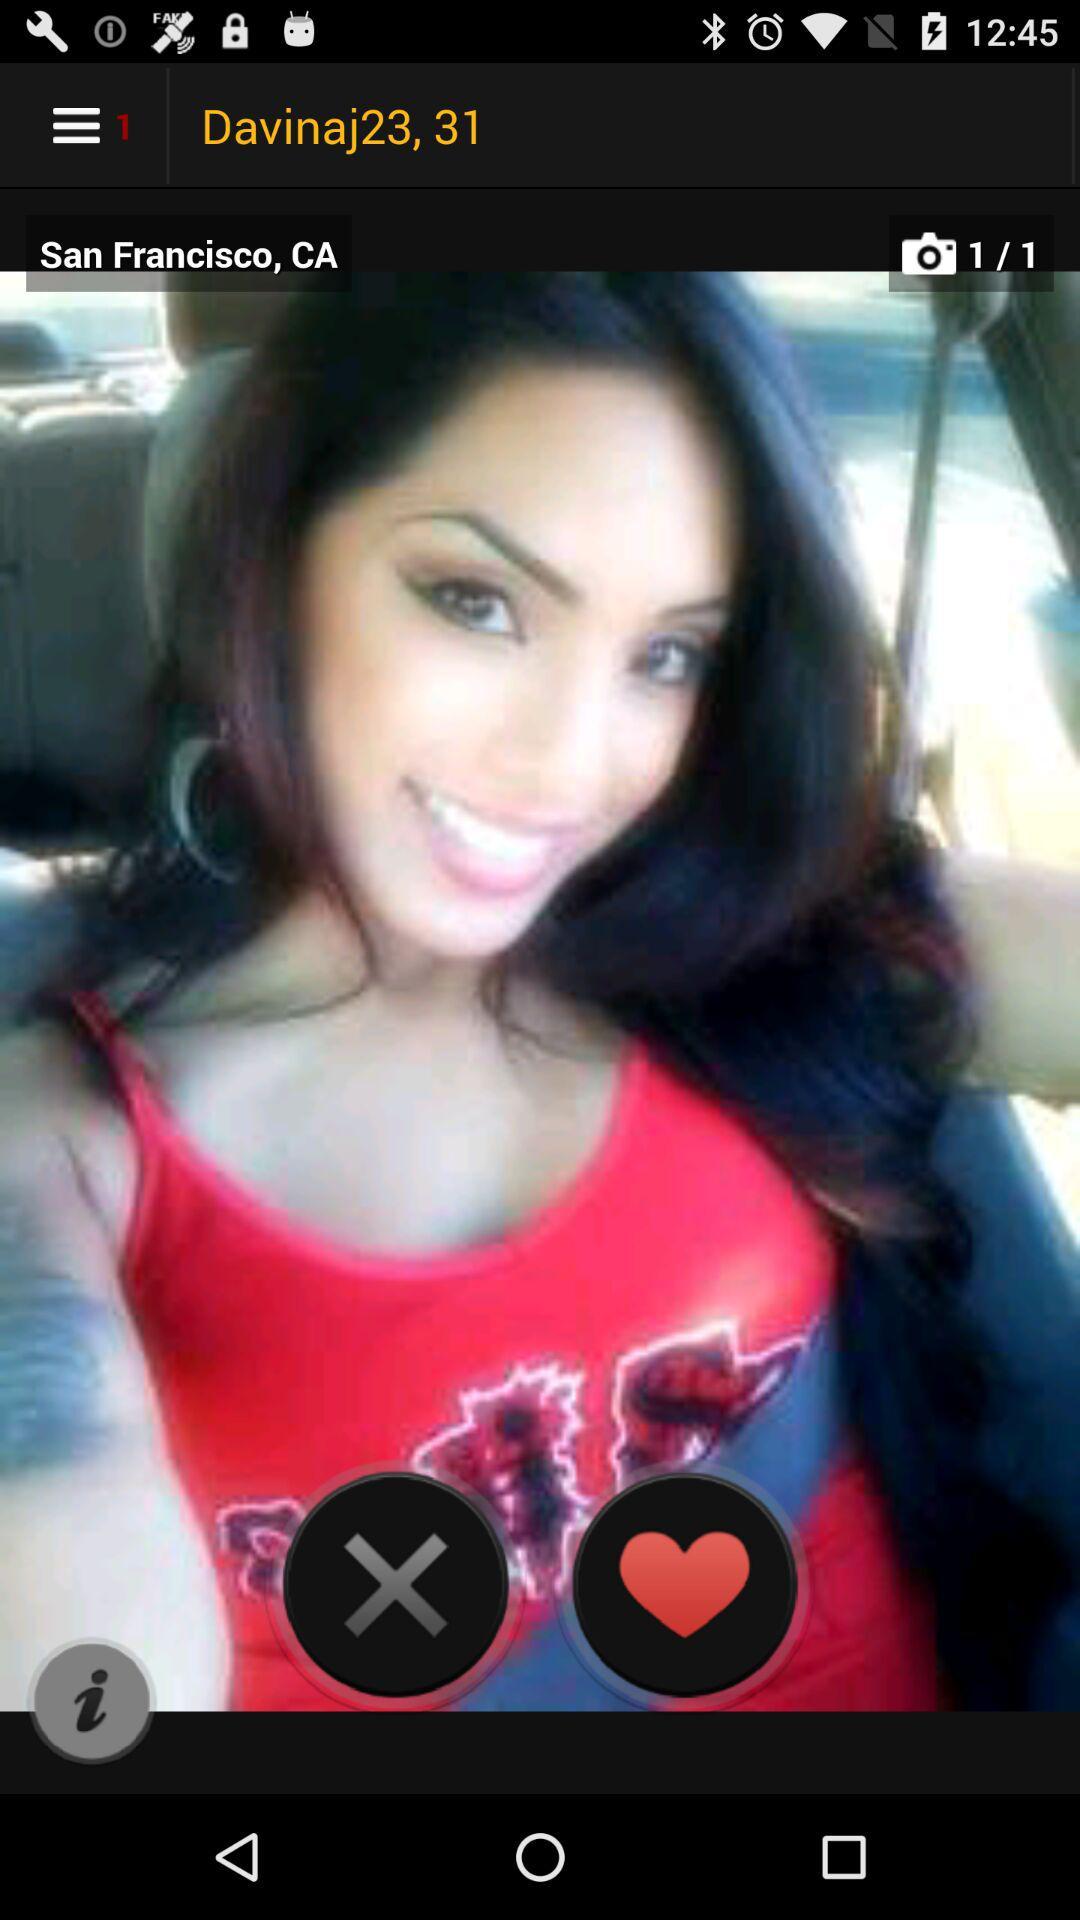 The height and width of the screenshot is (1920, 1080). Describe the element at coordinates (91, 1701) in the screenshot. I see `item at the bottom left corner` at that location.